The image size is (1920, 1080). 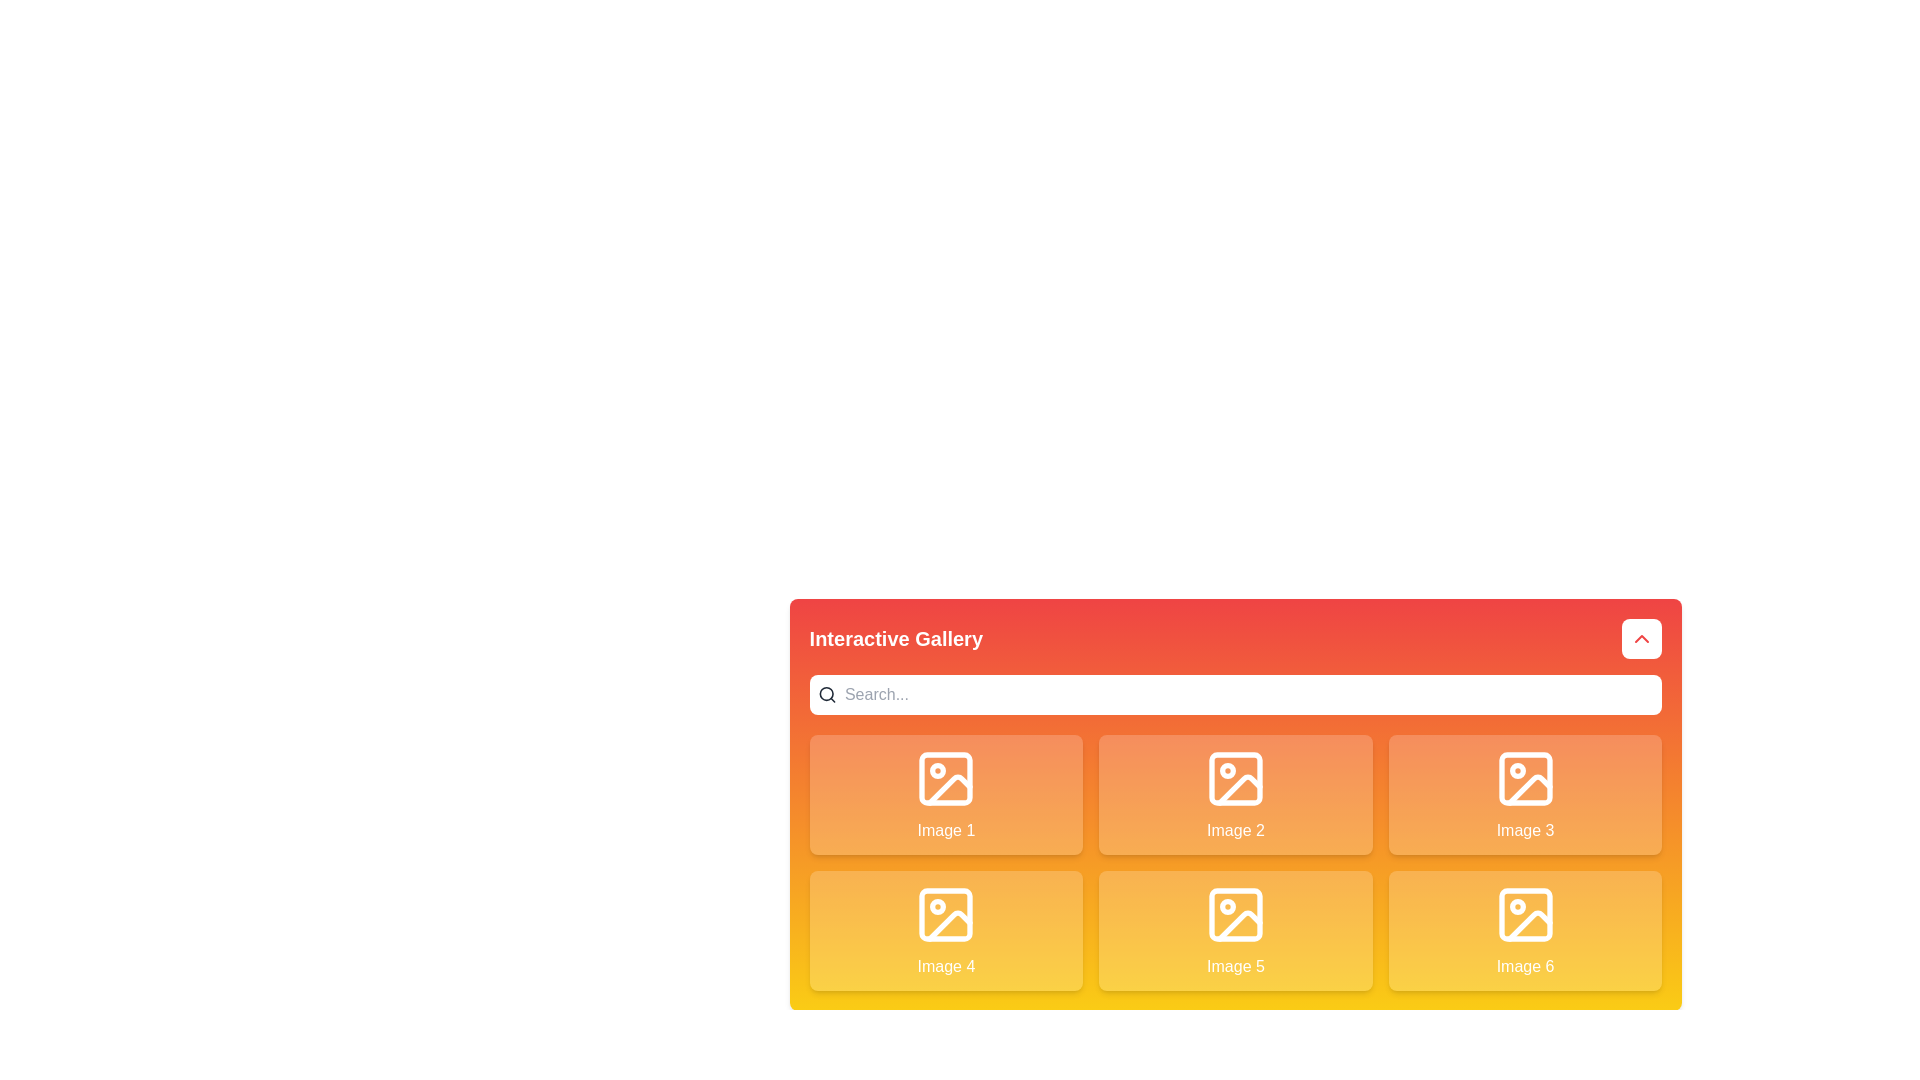 I want to click on the third card representing 'Image 3' in the grid layout, so click(x=1524, y=793).